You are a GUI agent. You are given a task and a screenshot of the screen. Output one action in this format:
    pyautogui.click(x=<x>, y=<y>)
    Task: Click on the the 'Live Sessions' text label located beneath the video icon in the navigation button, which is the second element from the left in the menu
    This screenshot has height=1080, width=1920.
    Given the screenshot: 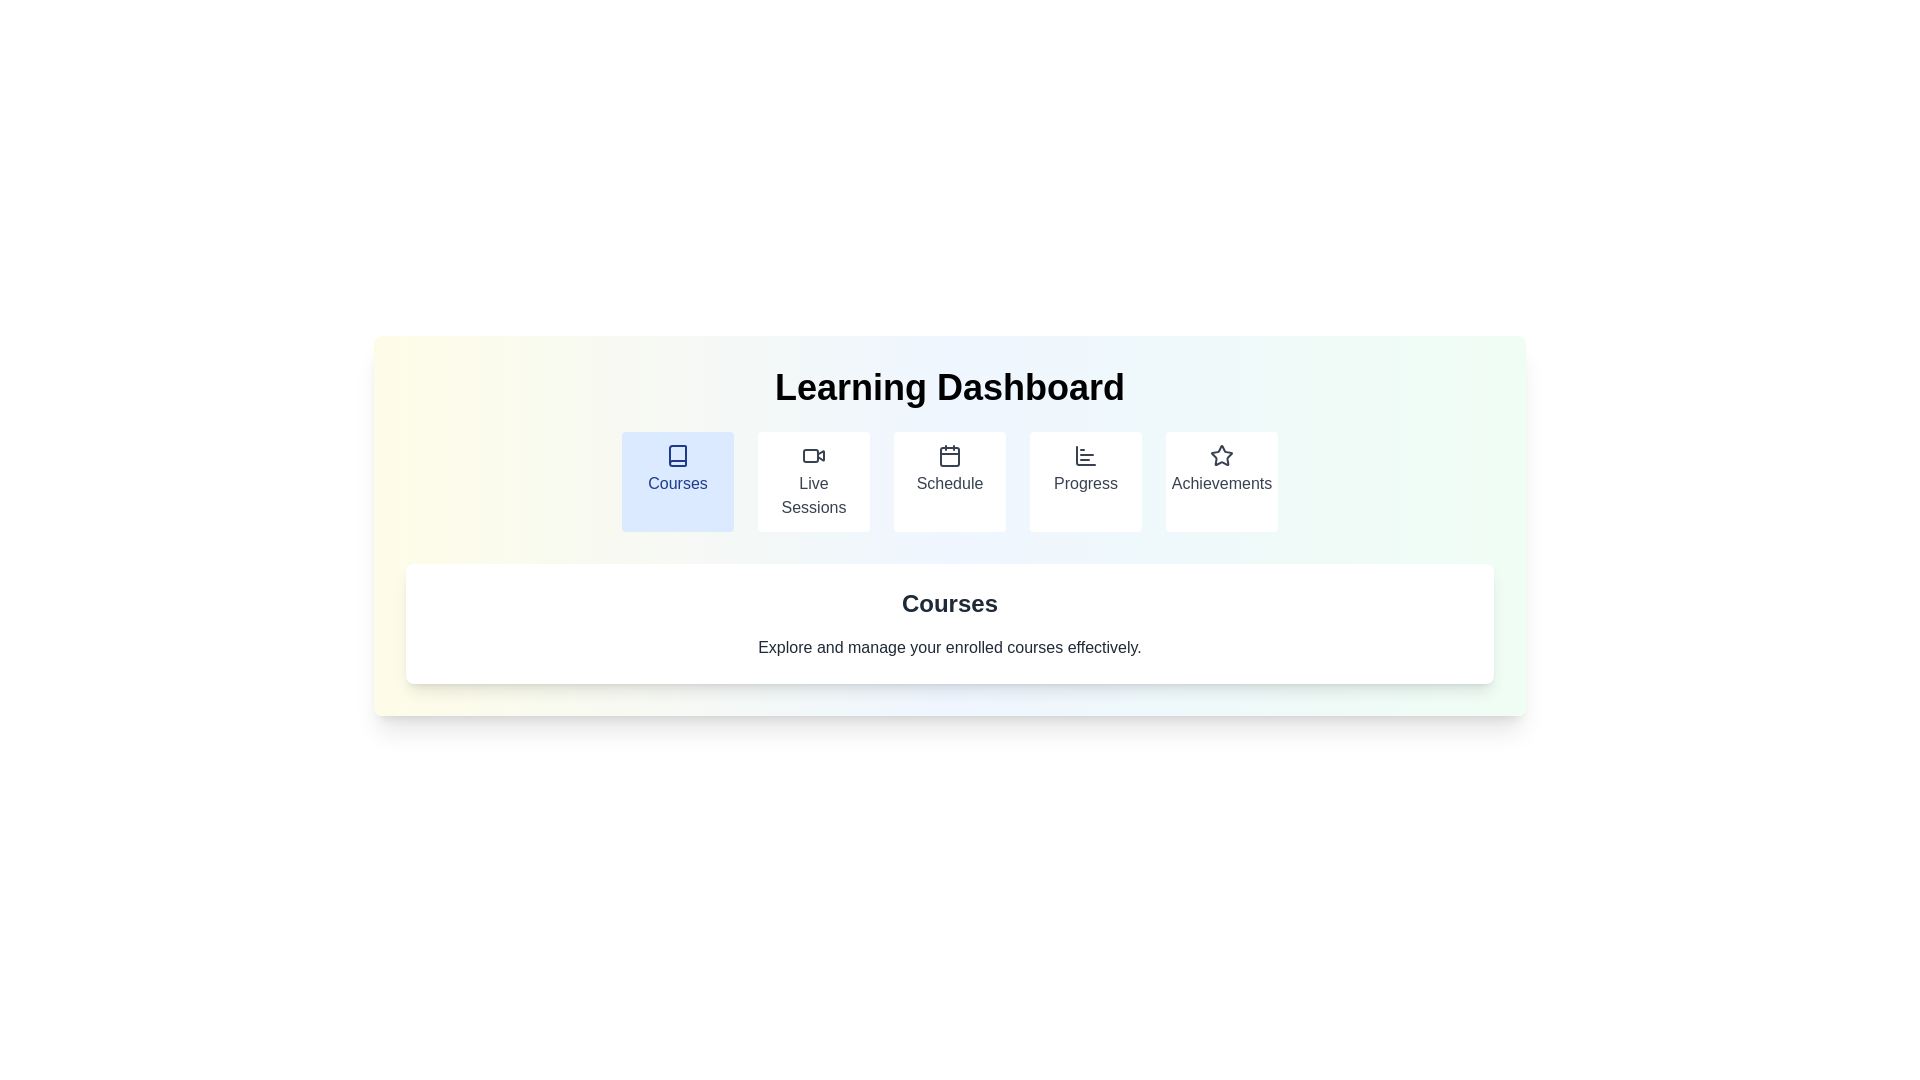 What is the action you would take?
    pyautogui.click(x=814, y=495)
    